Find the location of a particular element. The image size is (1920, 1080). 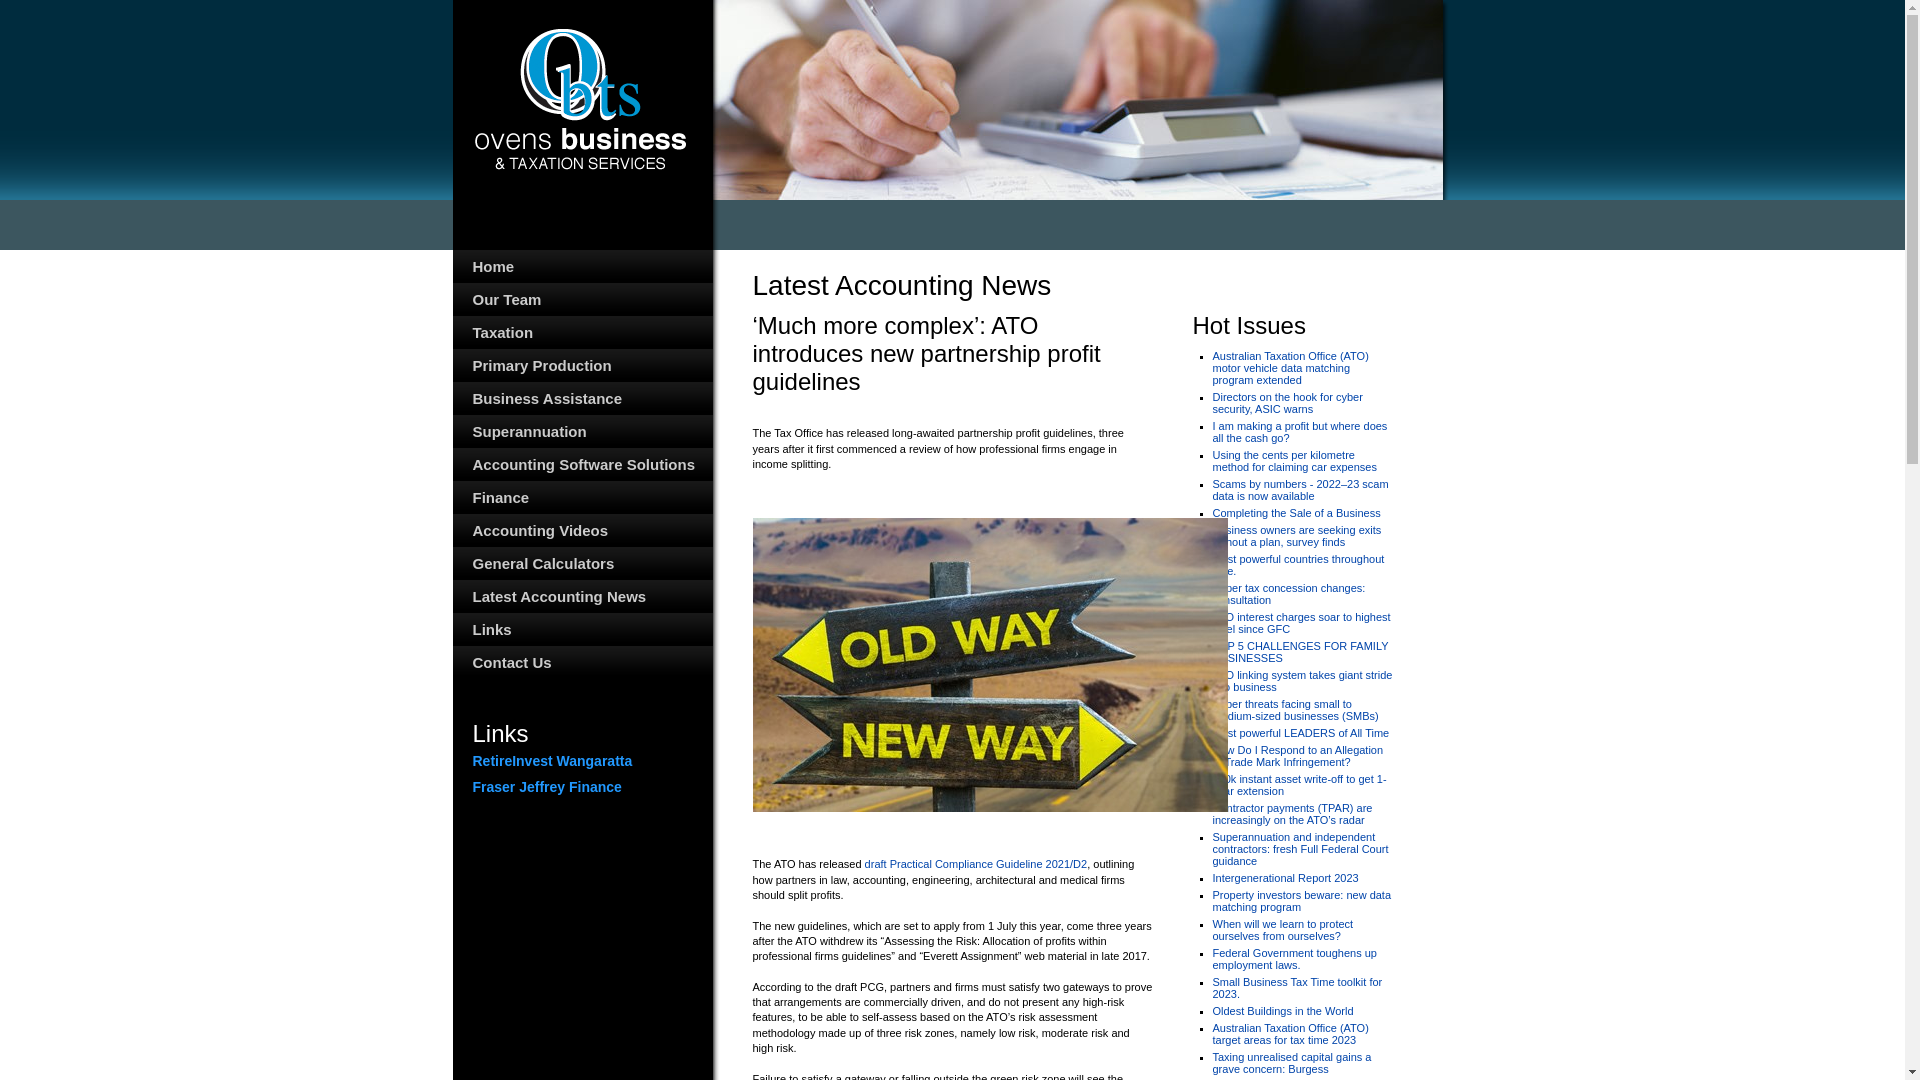

'Finance' is located at coordinates (580, 496).